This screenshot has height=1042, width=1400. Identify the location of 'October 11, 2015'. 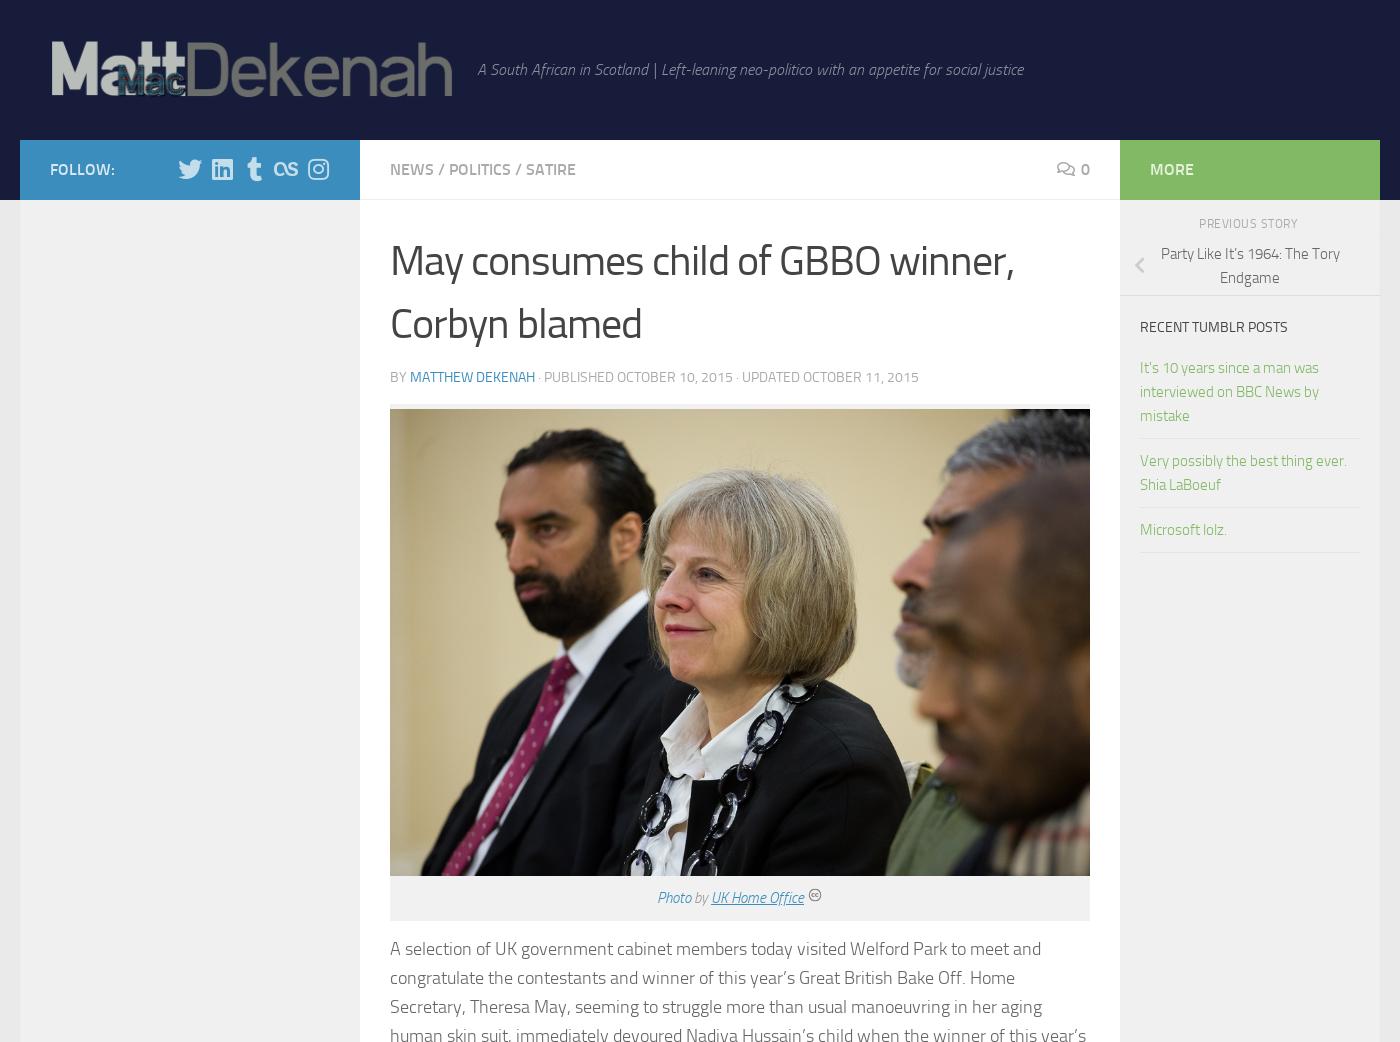
(861, 375).